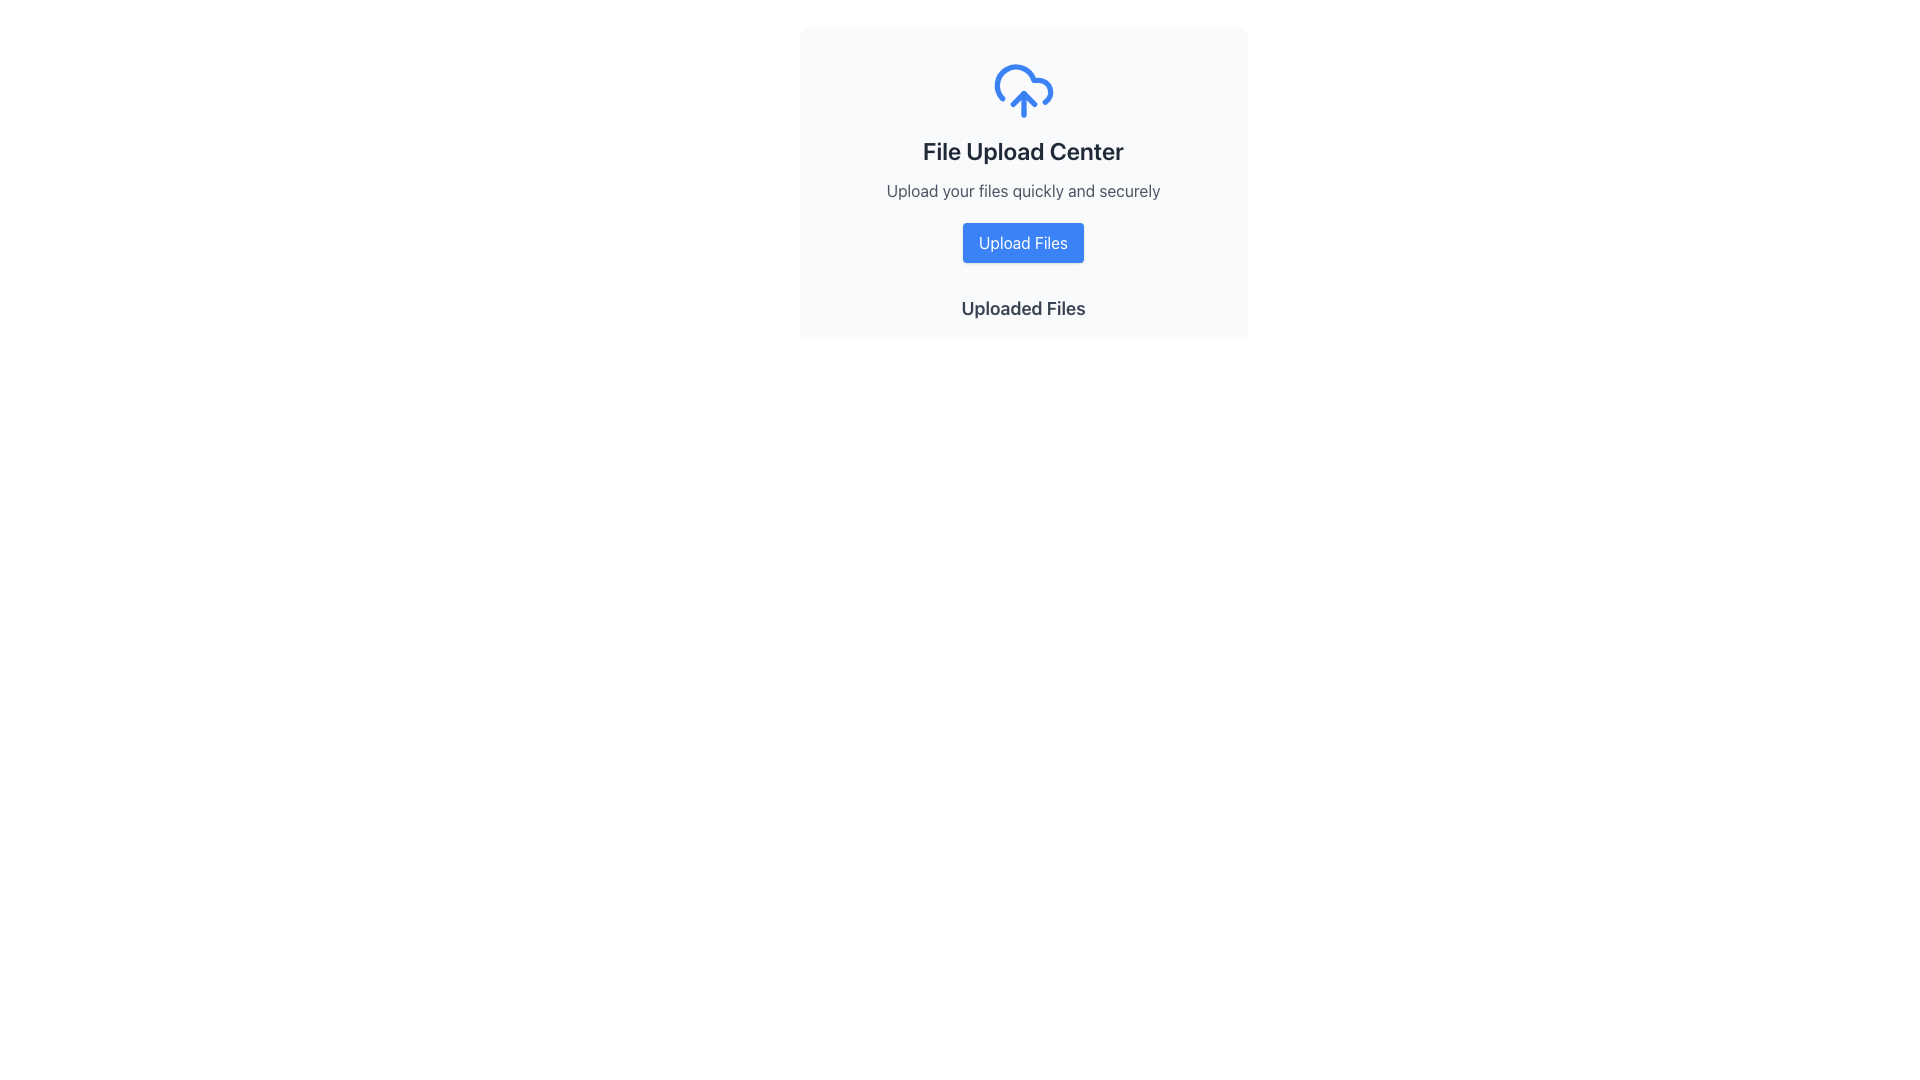 Image resolution: width=1920 pixels, height=1080 pixels. Describe the element at coordinates (1023, 91) in the screenshot. I see `the blue cloud-shaped icon with an upward arrow located at the top of the 'File Upload Center' section` at that location.